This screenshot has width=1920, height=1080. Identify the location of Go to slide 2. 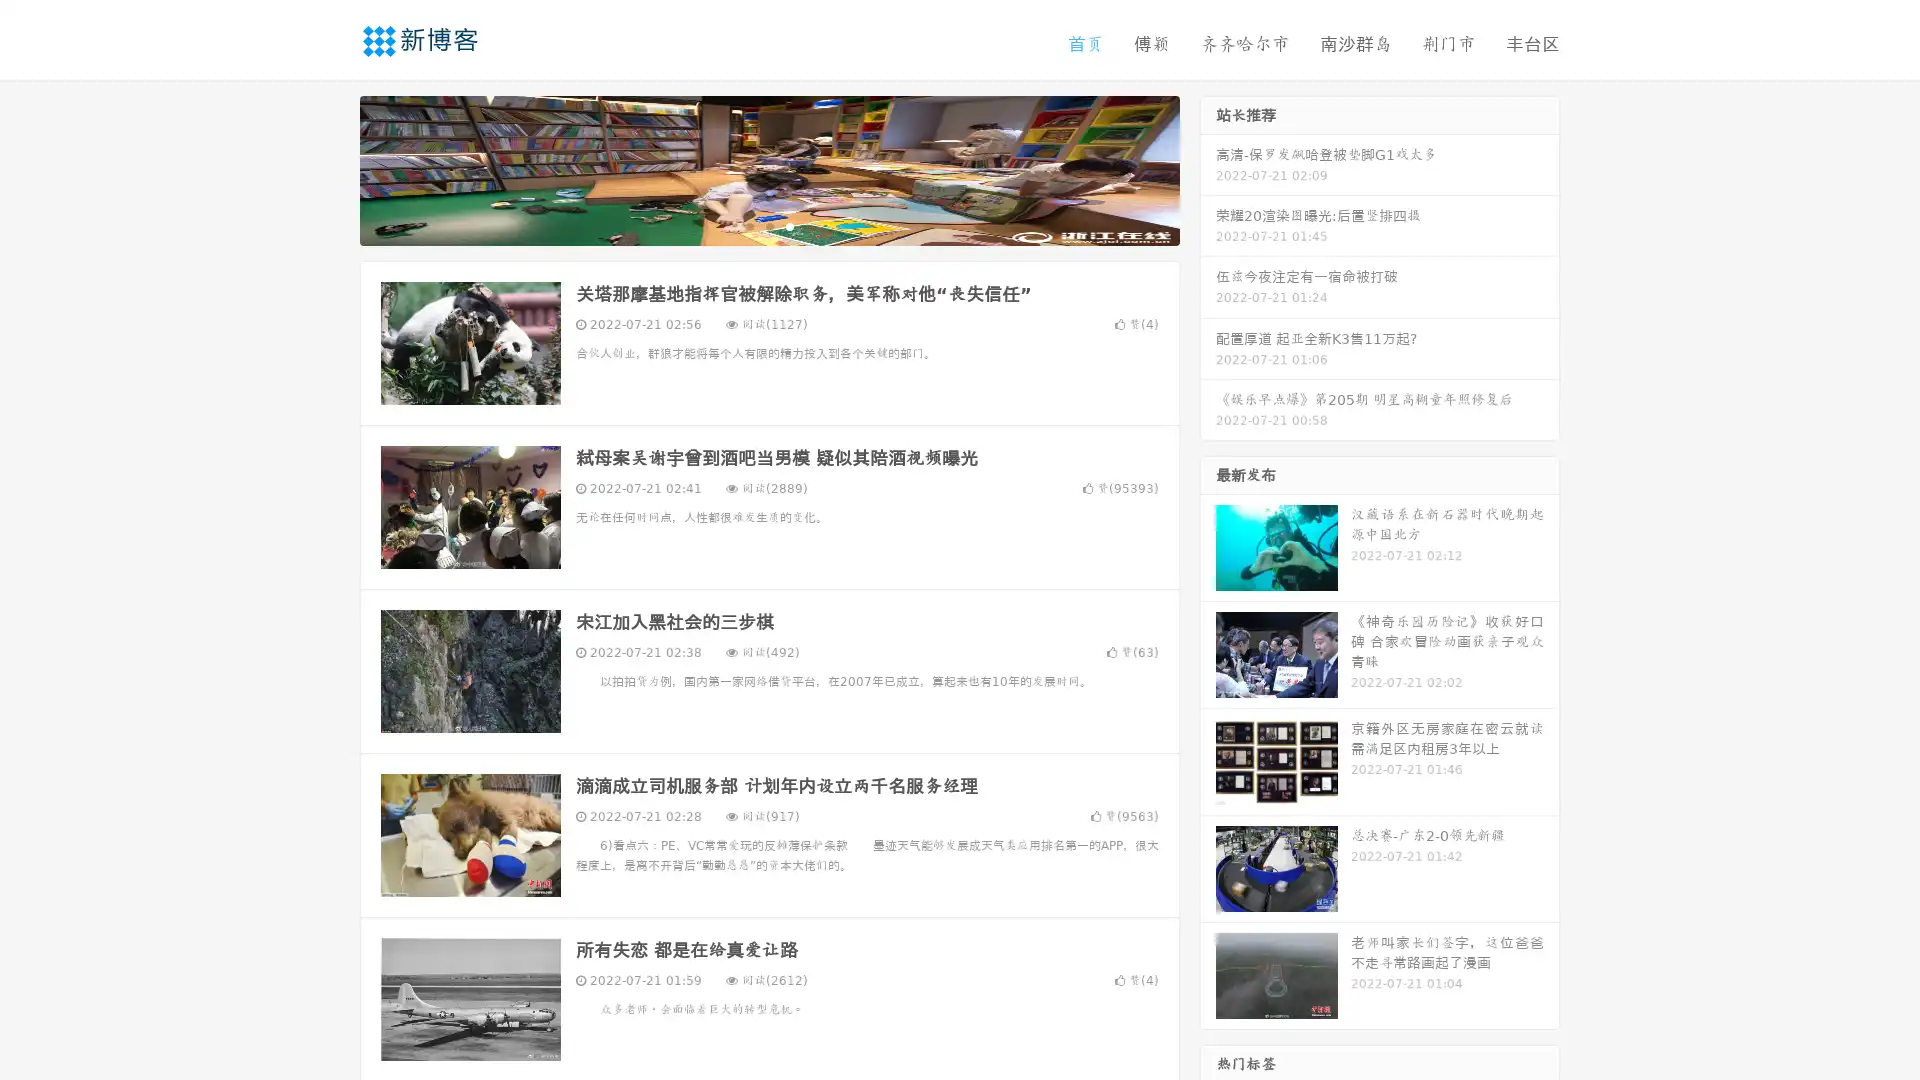
(768, 225).